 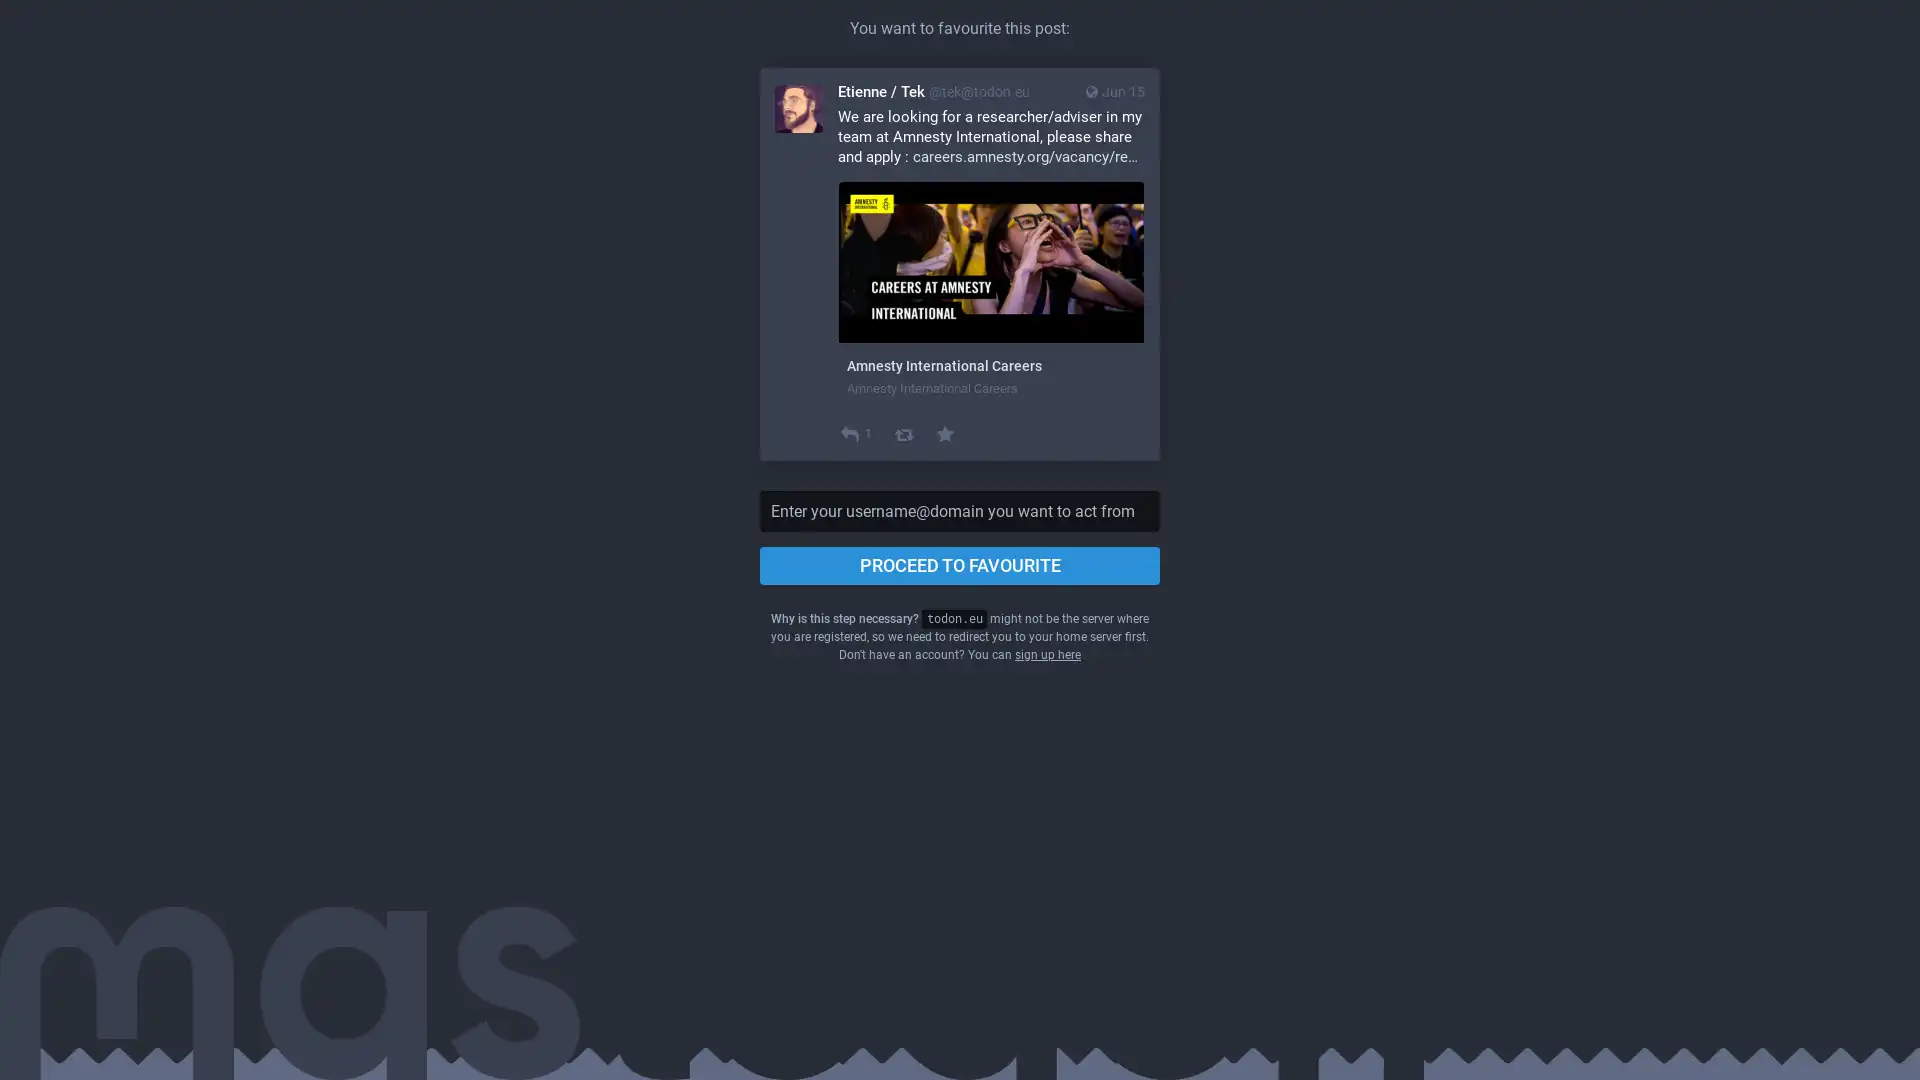 What do you see at coordinates (960, 566) in the screenshot?
I see `PROCEED TO FAVOURITE` at bounding box center [960, 566].